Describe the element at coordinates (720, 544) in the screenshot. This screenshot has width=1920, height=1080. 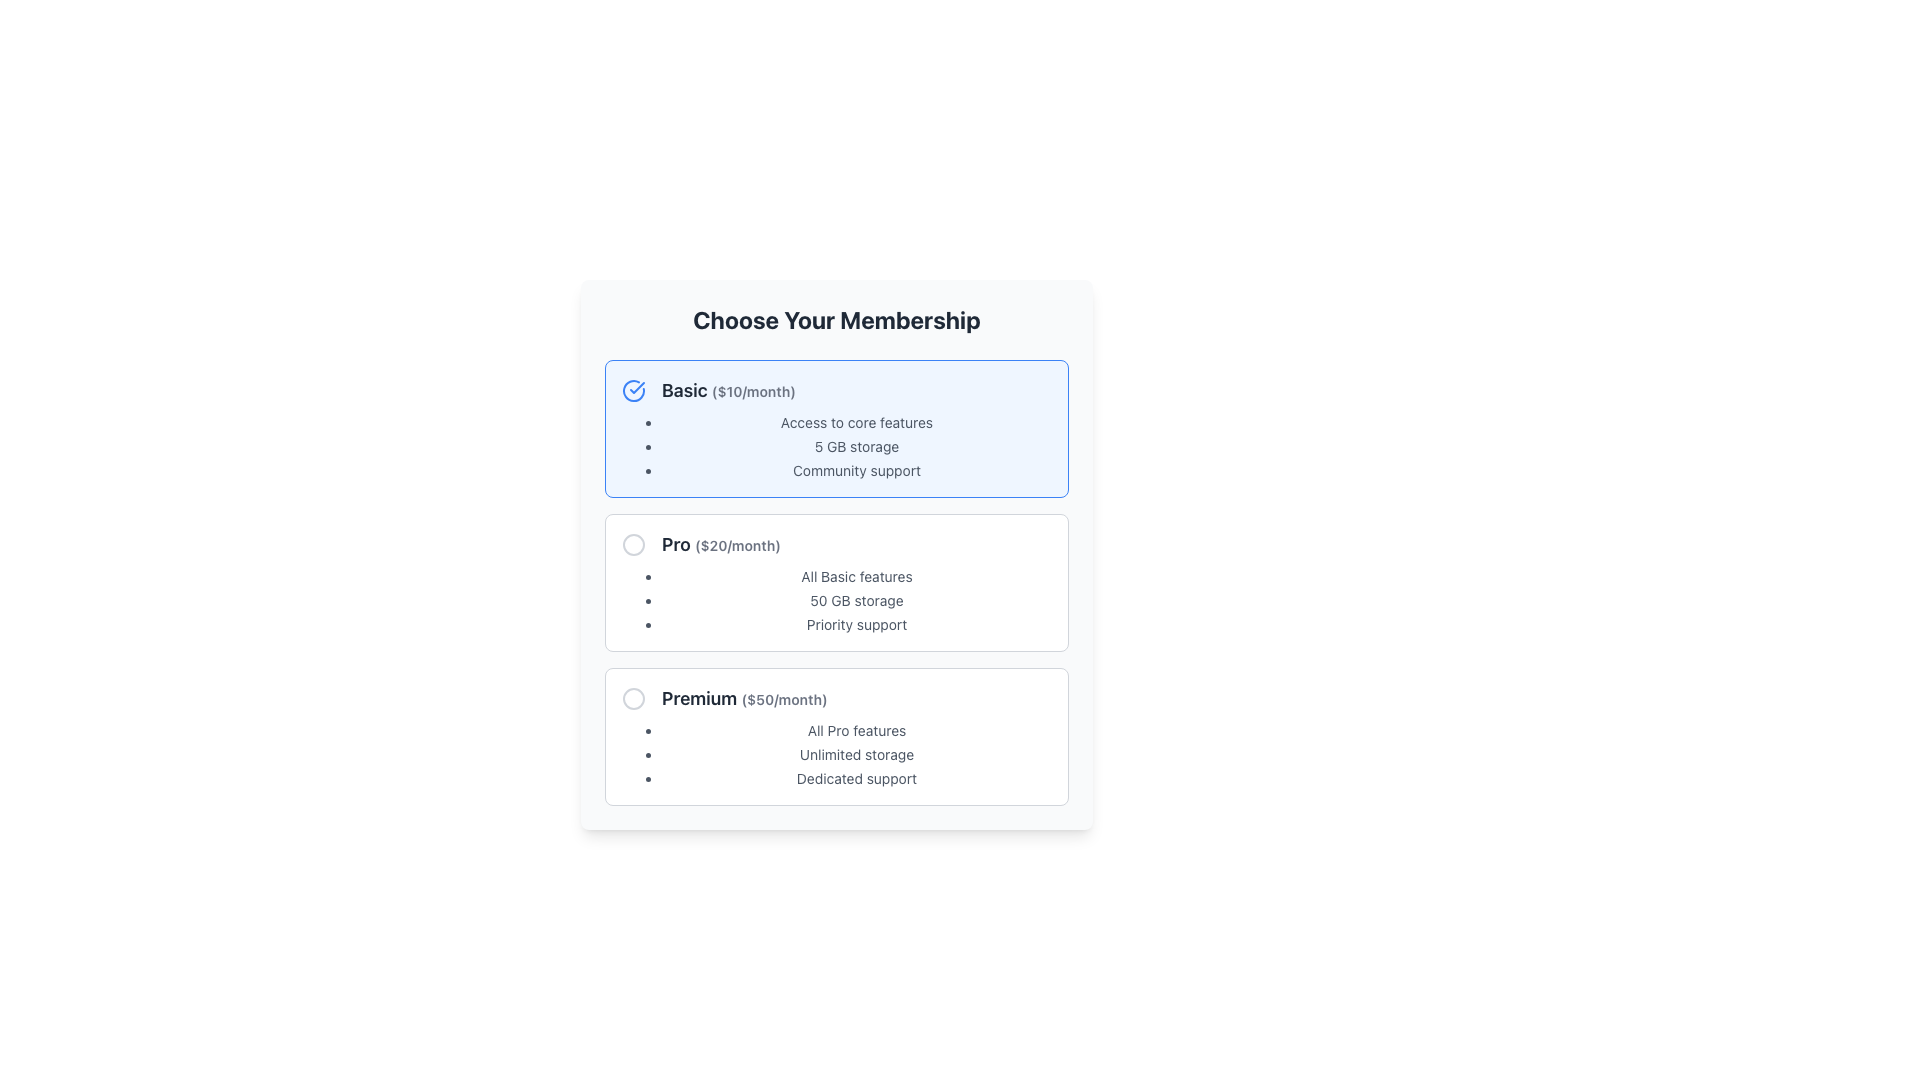
I see `the text label indicating the name and cost of the 'Pro' membership tier` at that location.